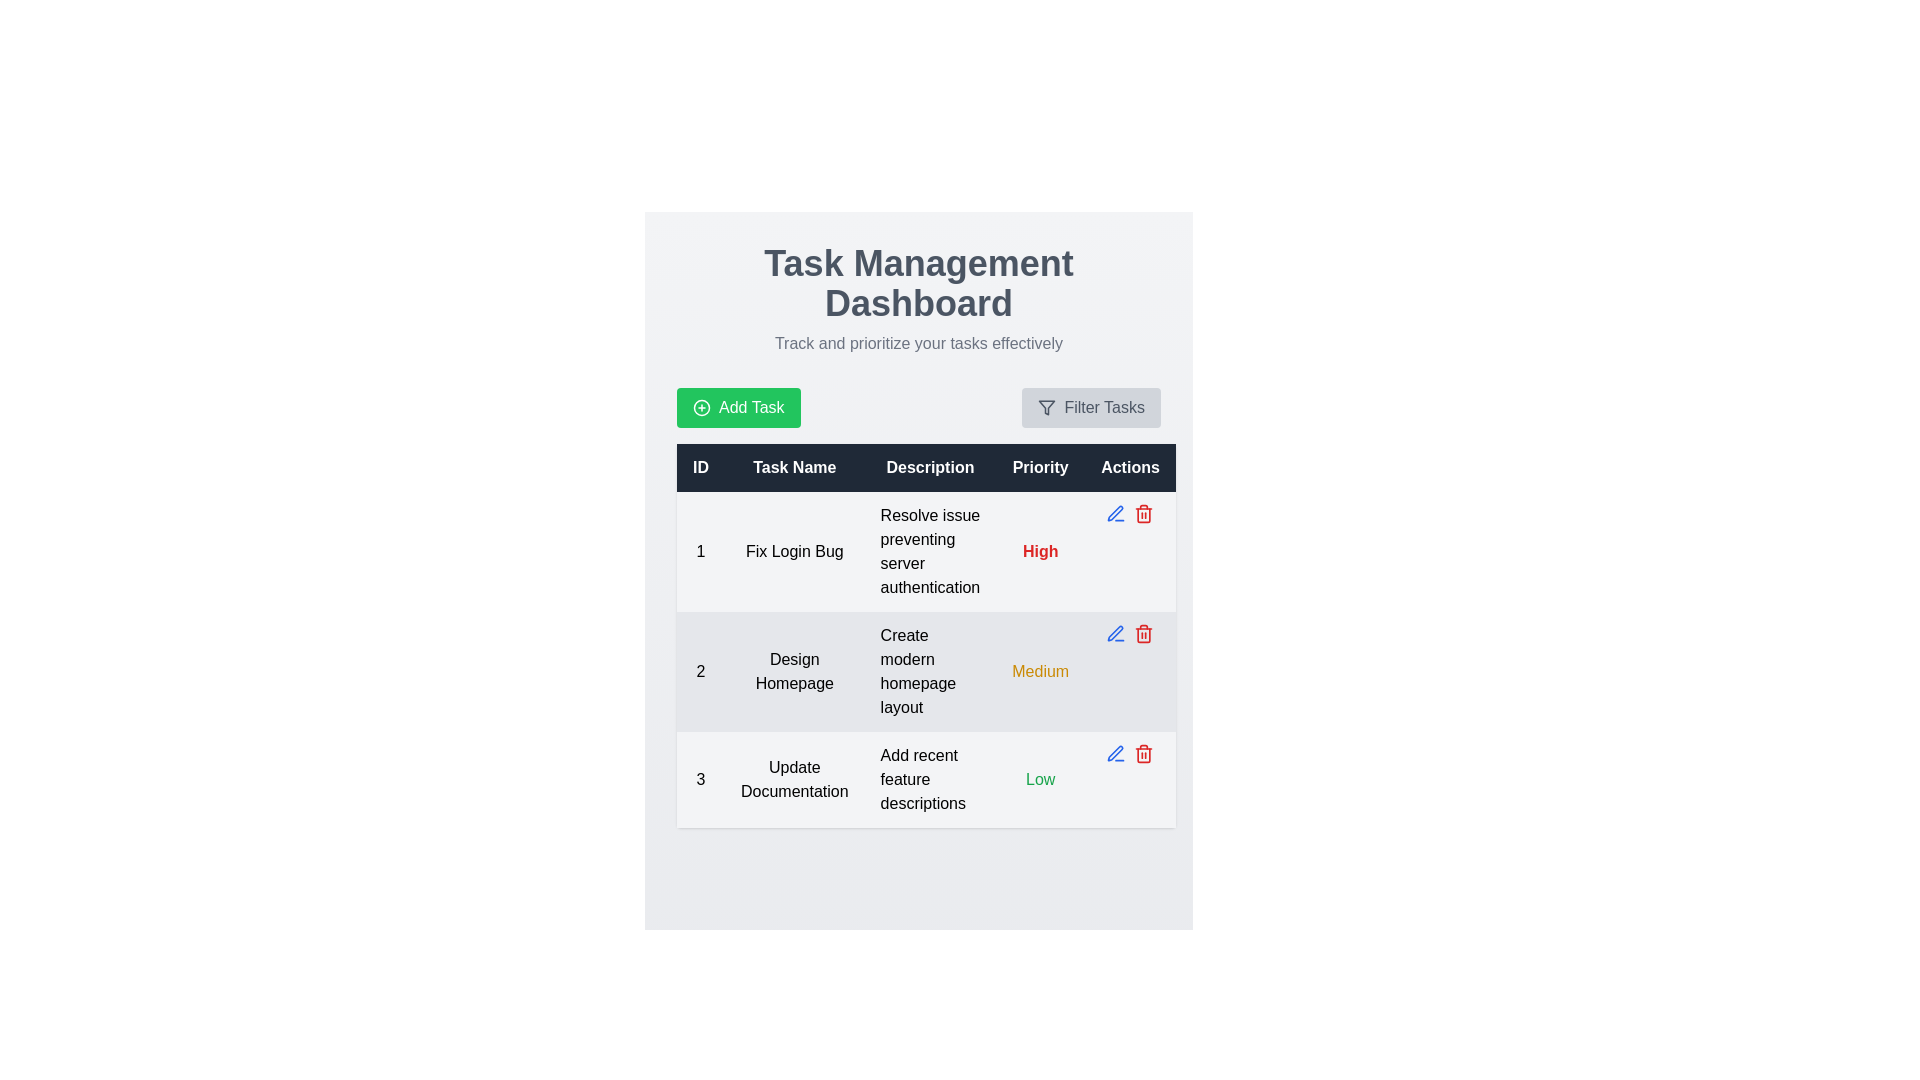  What do you see at coordinates (793, 671) in the screenshot?
I see `the 'Design Homepage' text label located in the second cell of the 'Task Name' column in the table corresponding to task ID '2'` at bounding box center [793, 671].